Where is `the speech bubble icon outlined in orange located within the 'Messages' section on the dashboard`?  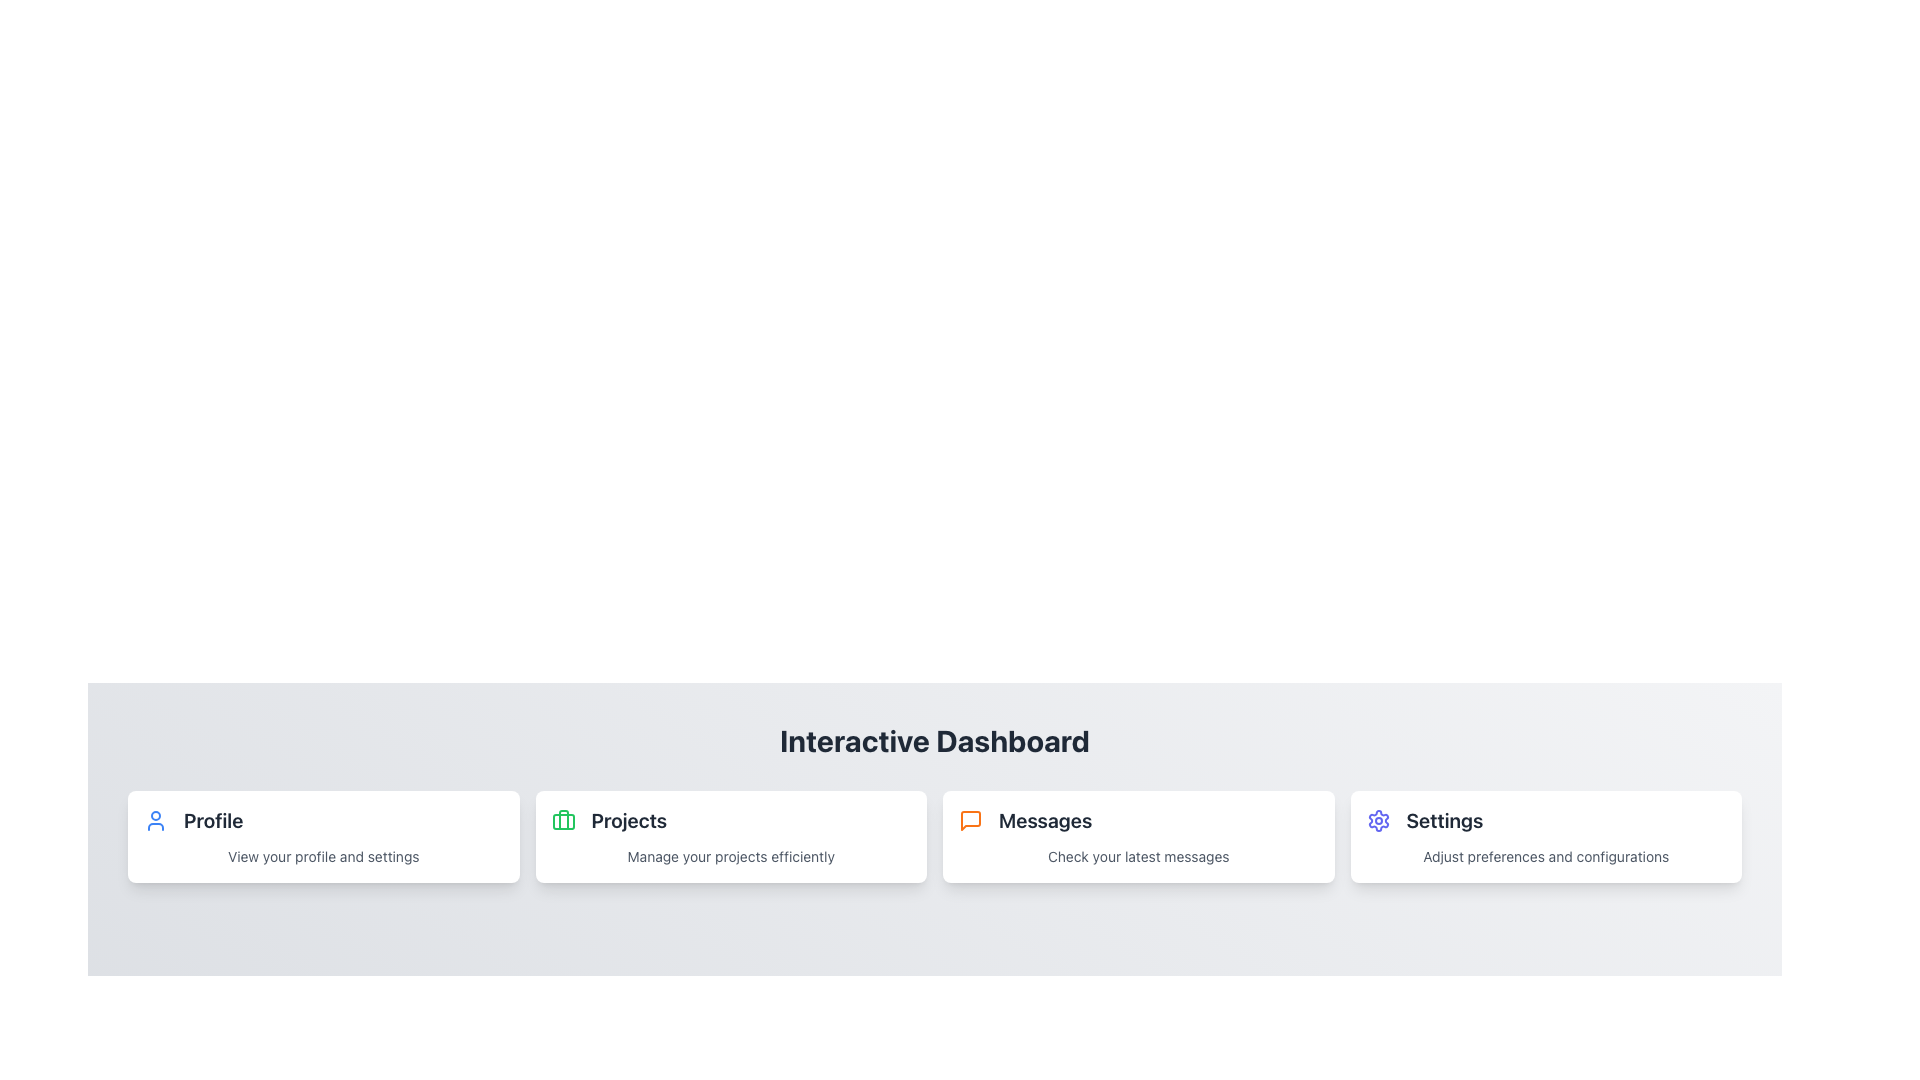 the speech bubble icon outlined in orange located within the 'Messages' section on the dashboard is located at coordinates (970, 821).